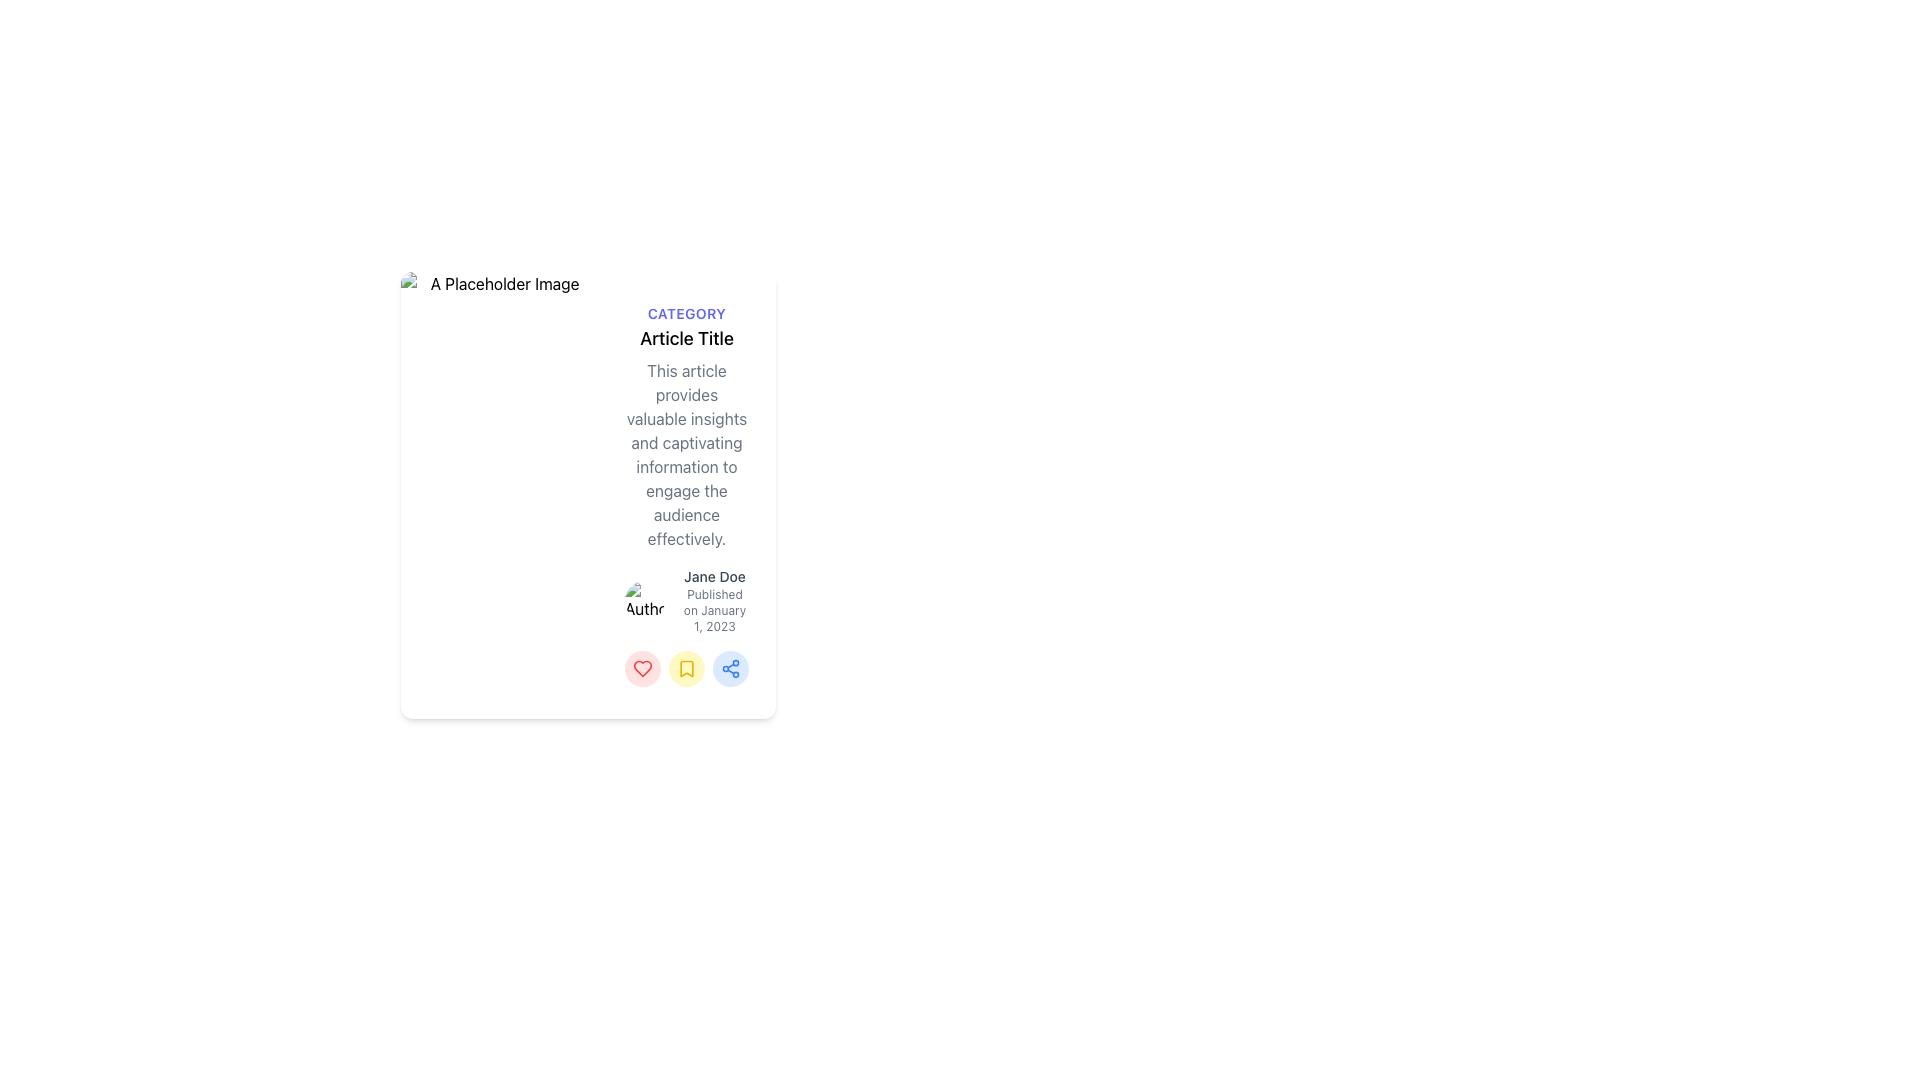  I want to click on the text link reading 'Article Title', so click(686, 338).